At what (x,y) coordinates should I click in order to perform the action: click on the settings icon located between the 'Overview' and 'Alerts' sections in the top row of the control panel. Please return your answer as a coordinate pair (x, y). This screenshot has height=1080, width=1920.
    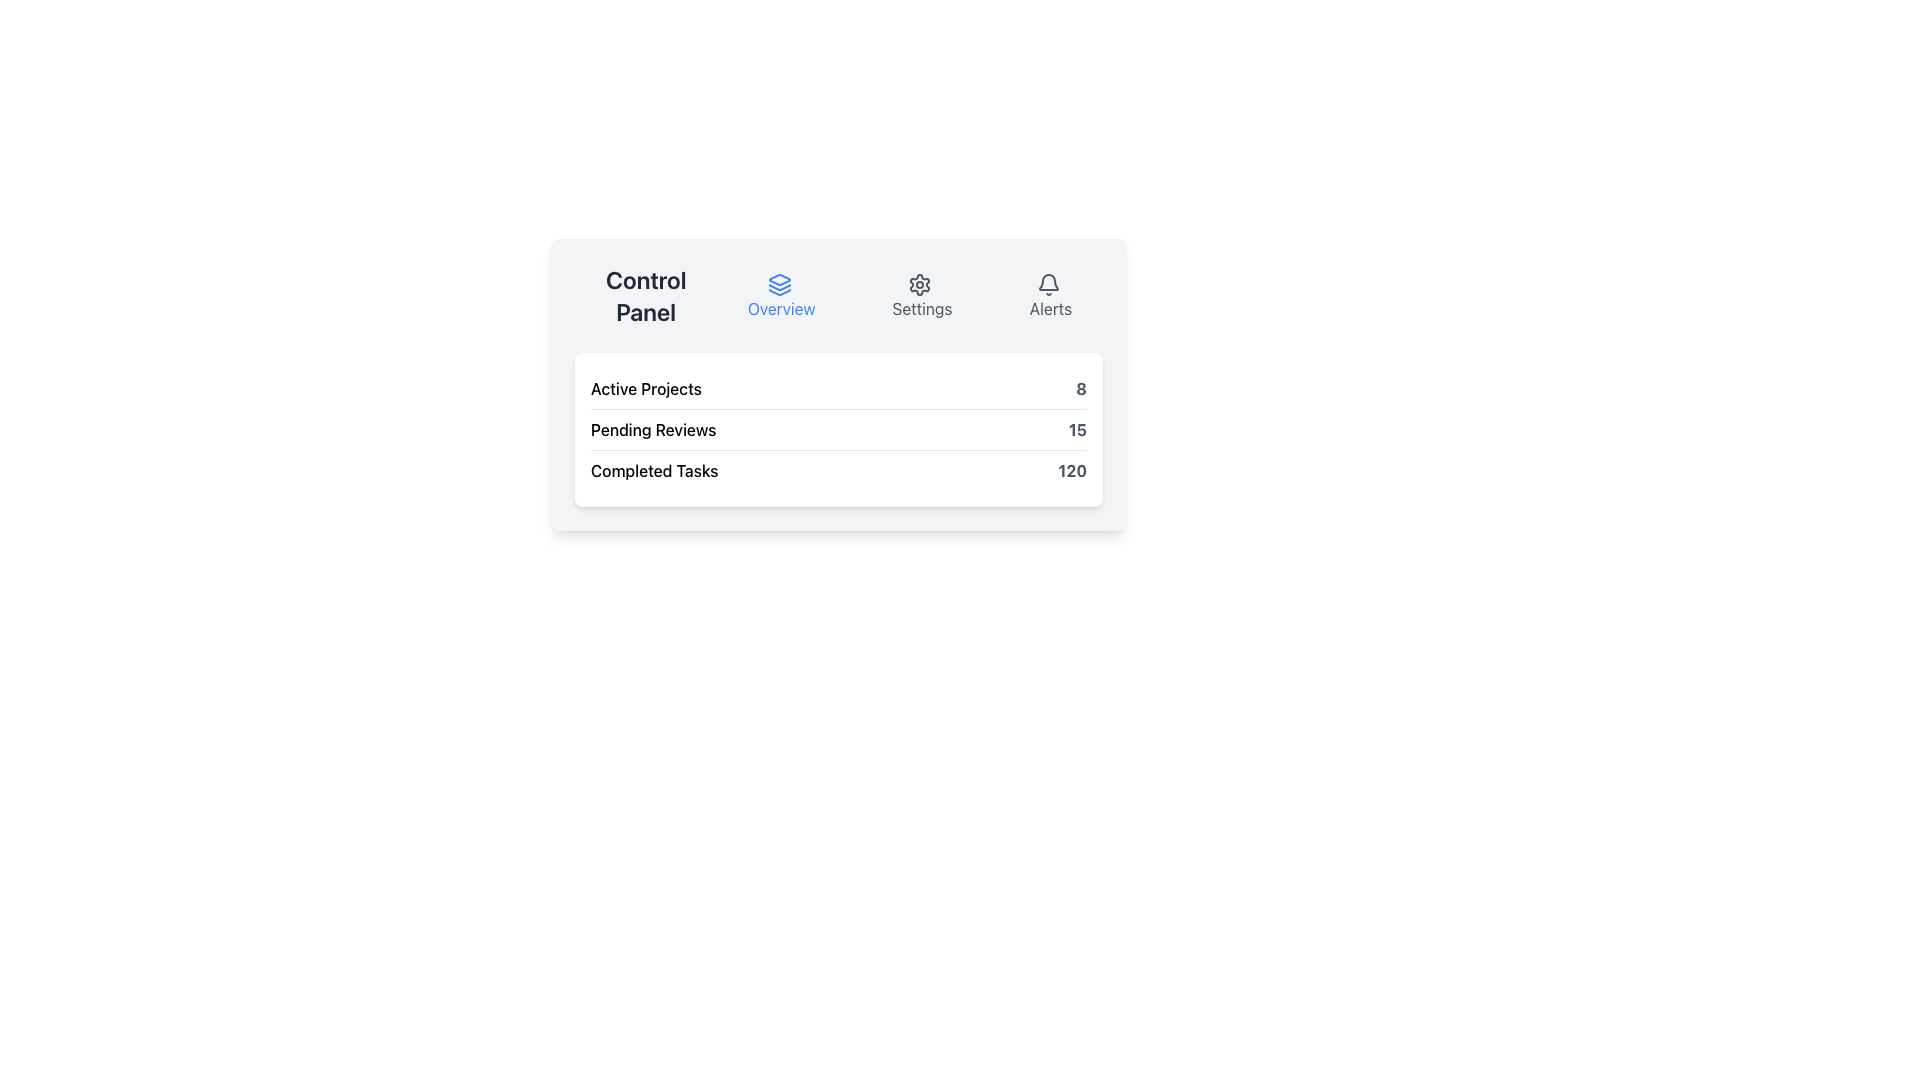
    Looking at the image, I should click on (919, 284).